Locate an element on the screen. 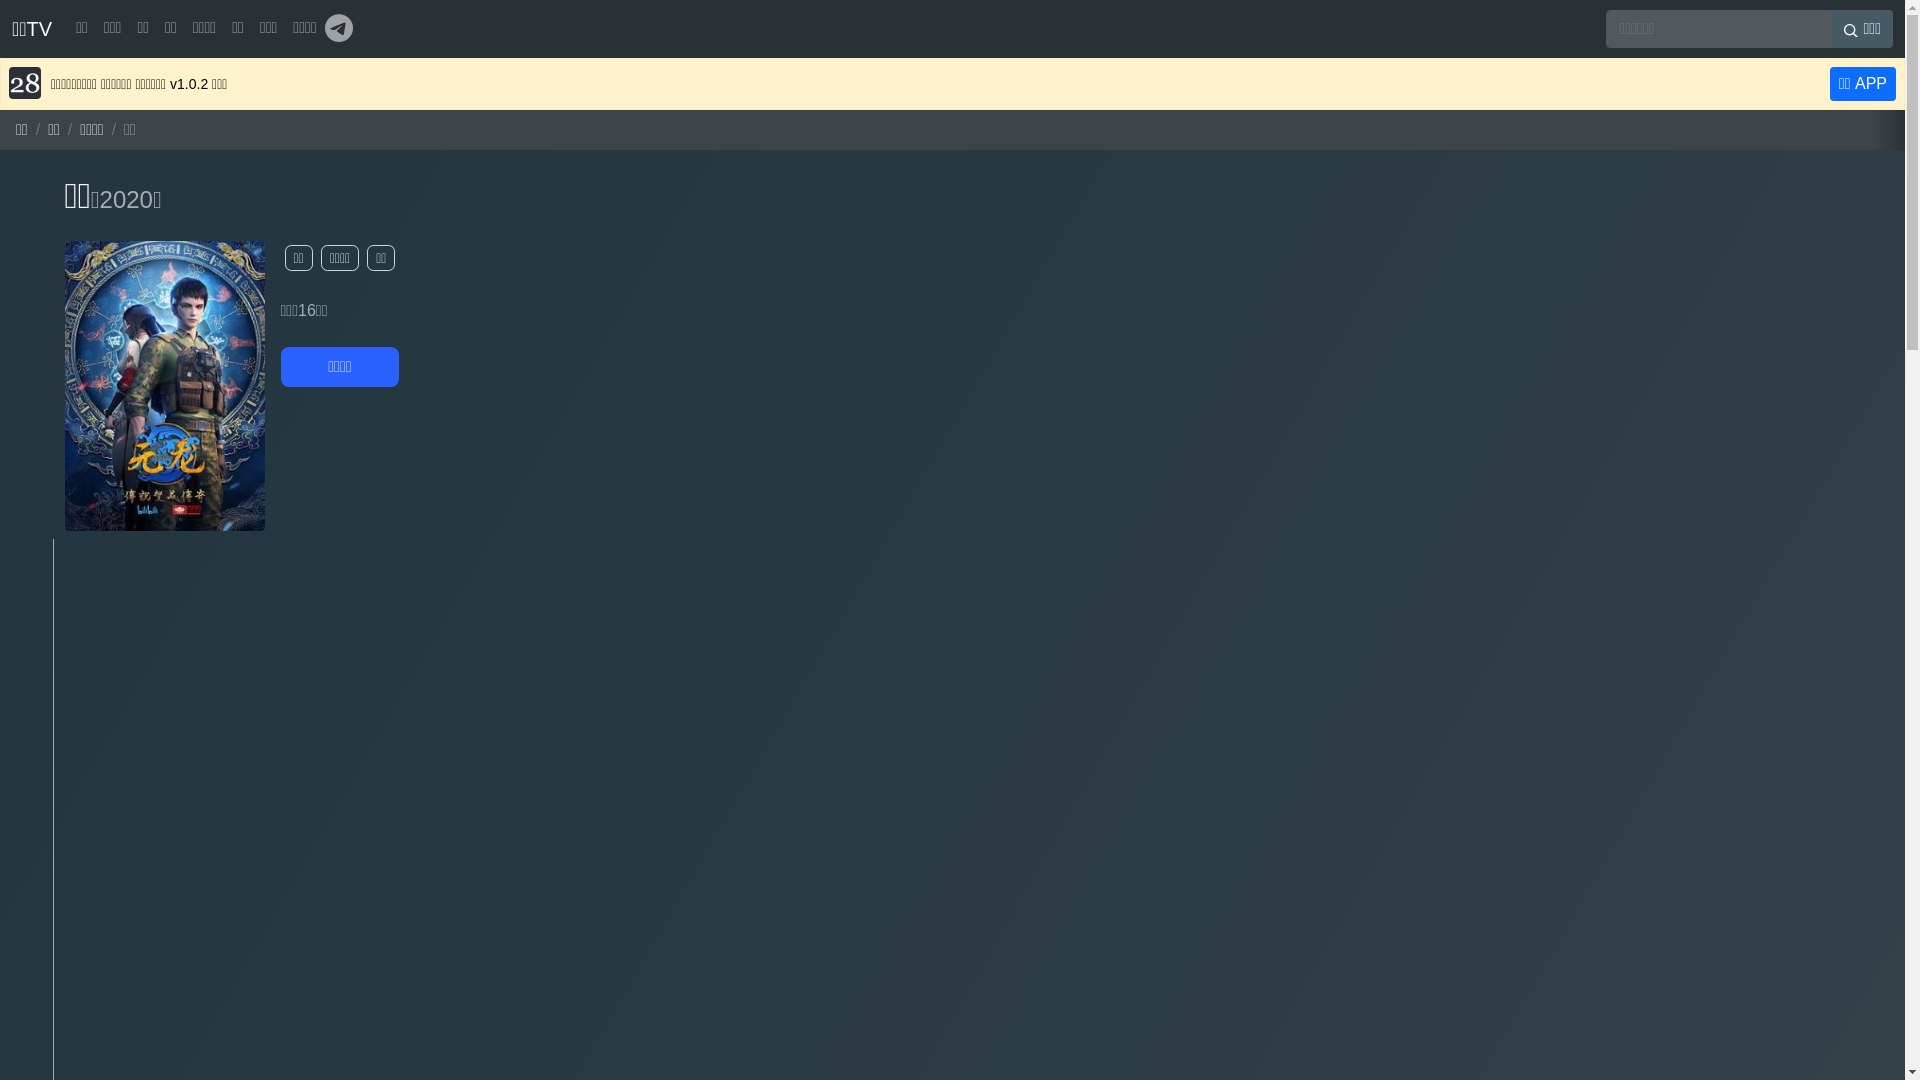 The image size is (1920, 1080). '2020' is located at coordinates (99, 199).